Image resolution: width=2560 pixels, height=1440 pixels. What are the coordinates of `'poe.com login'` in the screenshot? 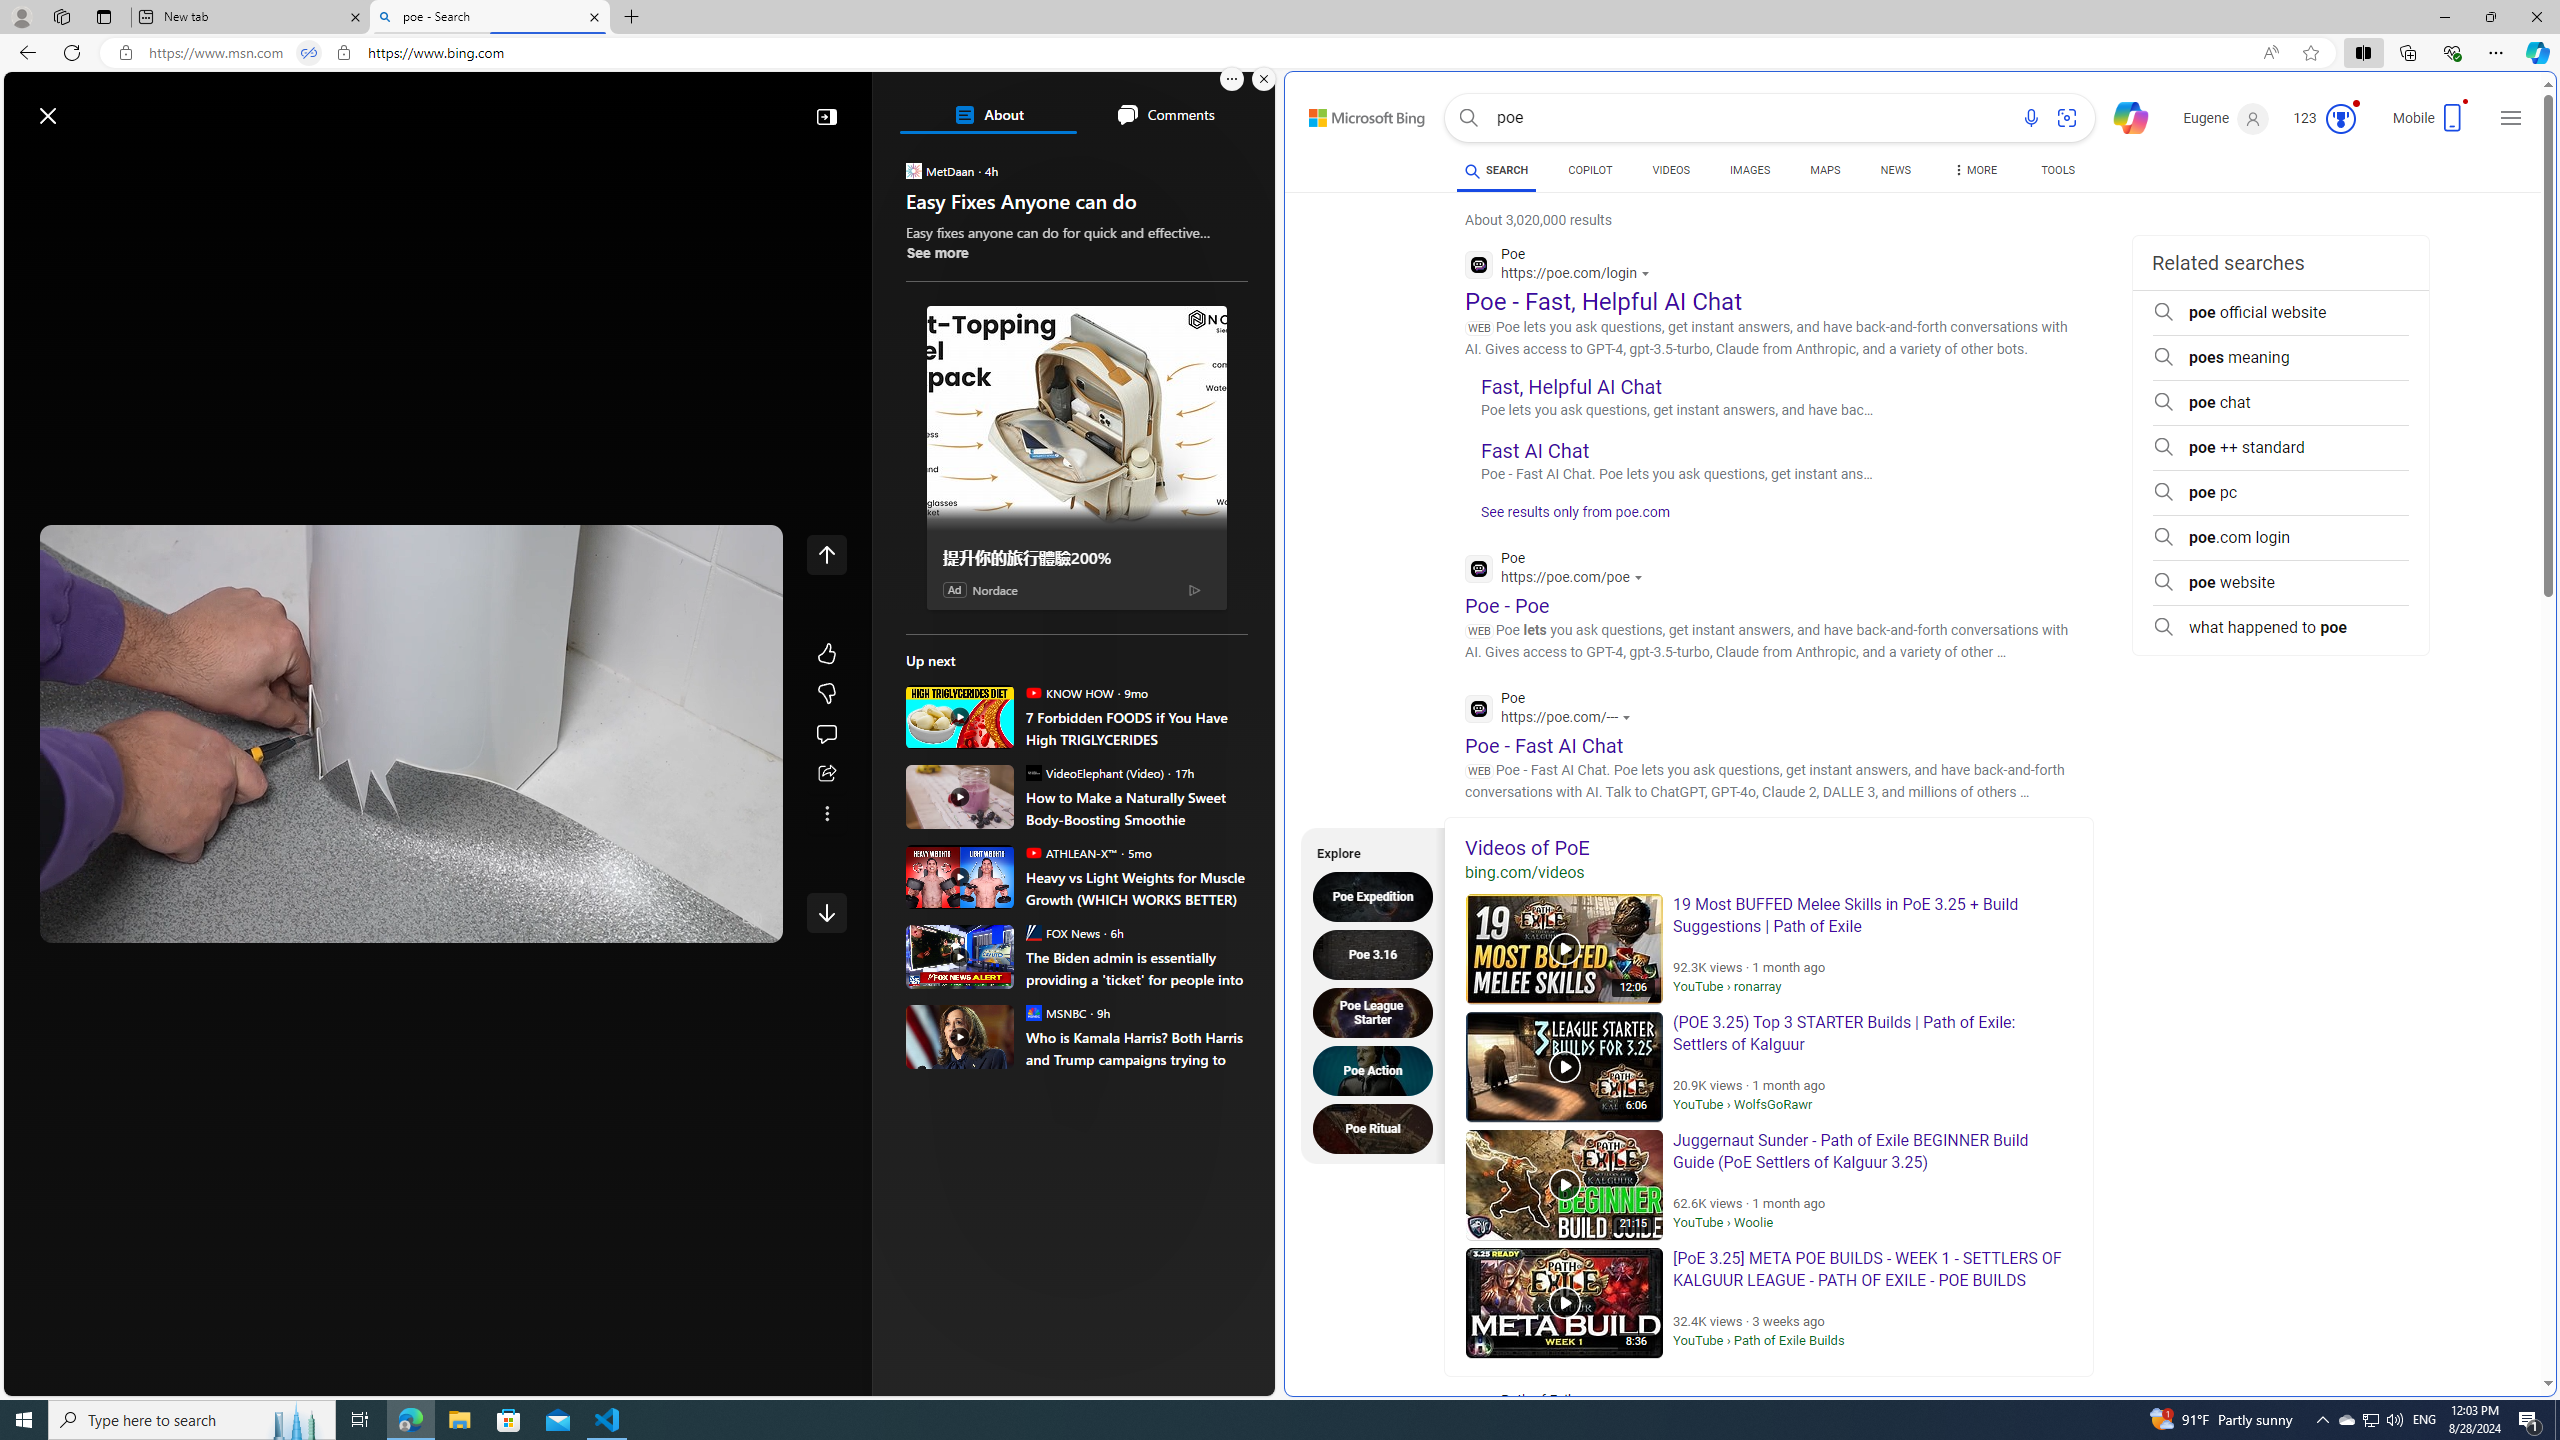 It's located at (2279, 536).